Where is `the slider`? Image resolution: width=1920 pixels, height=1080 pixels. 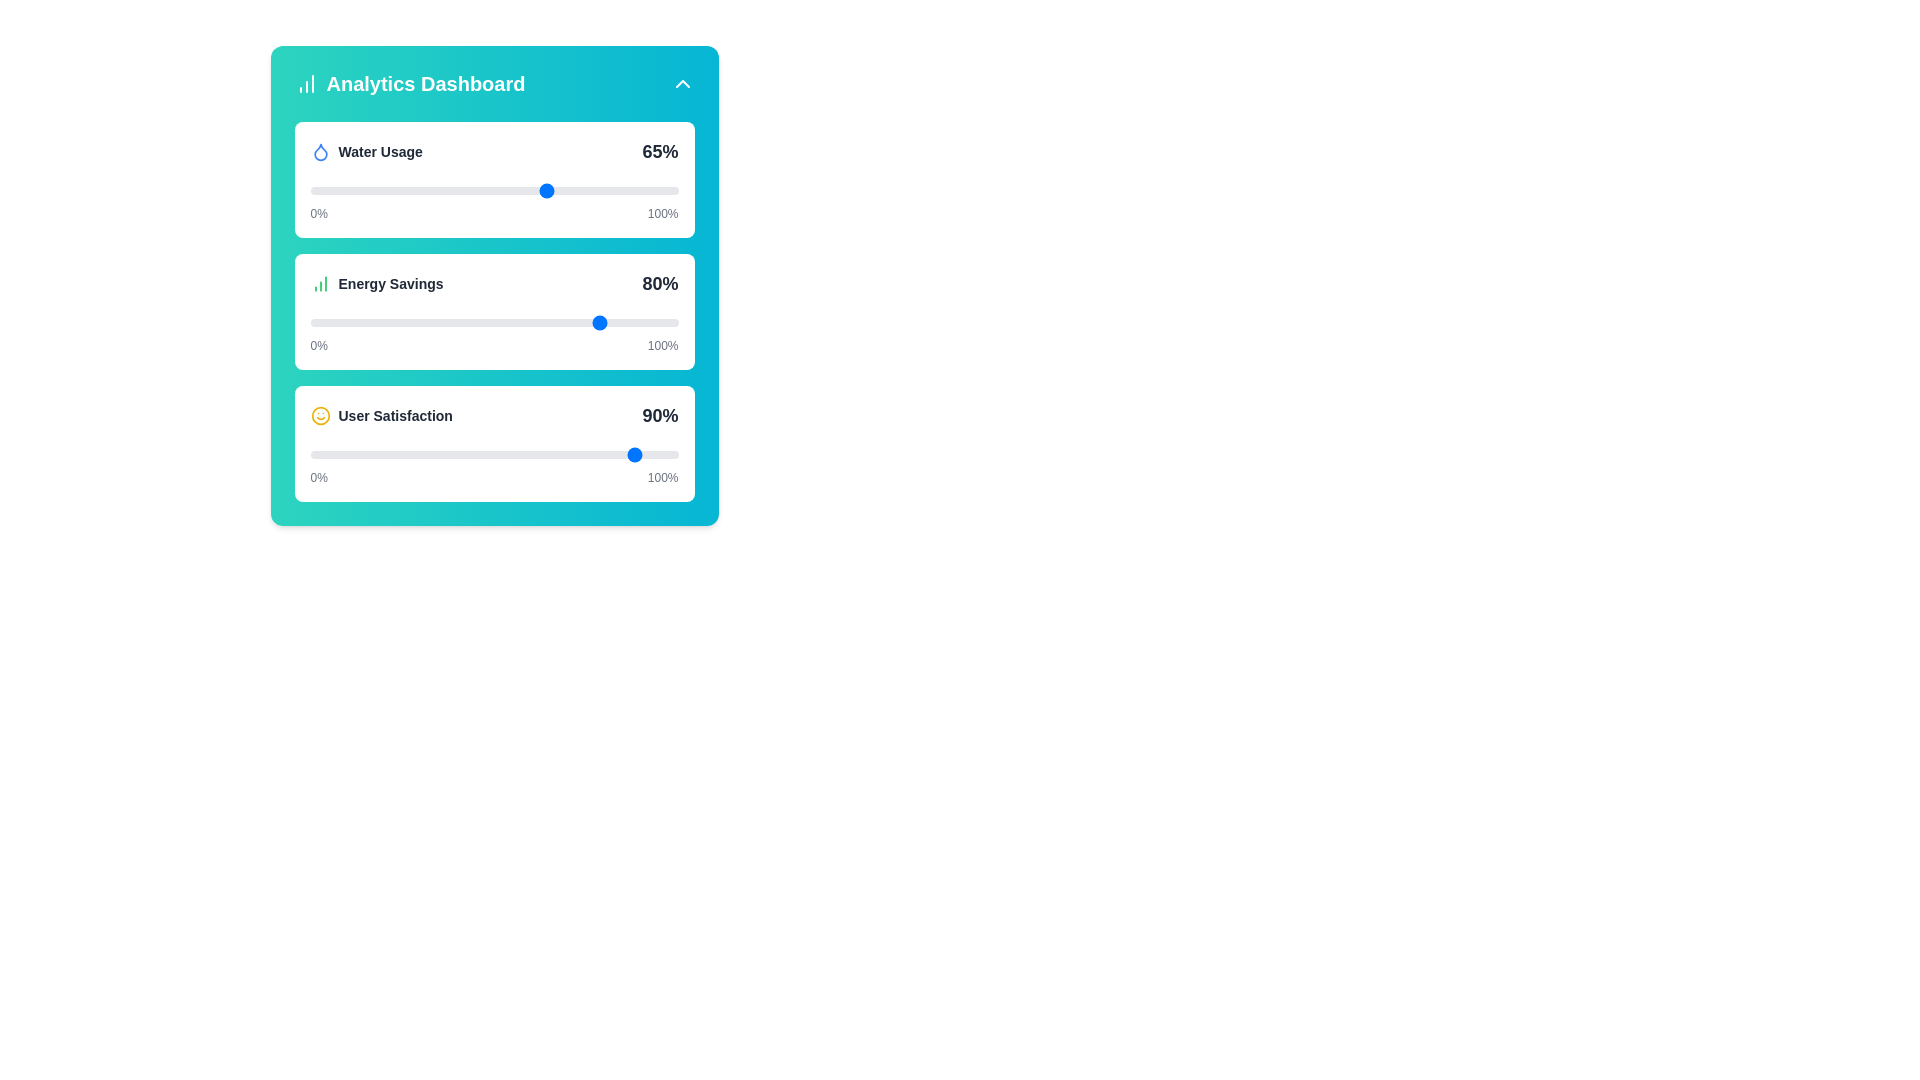 the slider is located at coordinates (431, 322).